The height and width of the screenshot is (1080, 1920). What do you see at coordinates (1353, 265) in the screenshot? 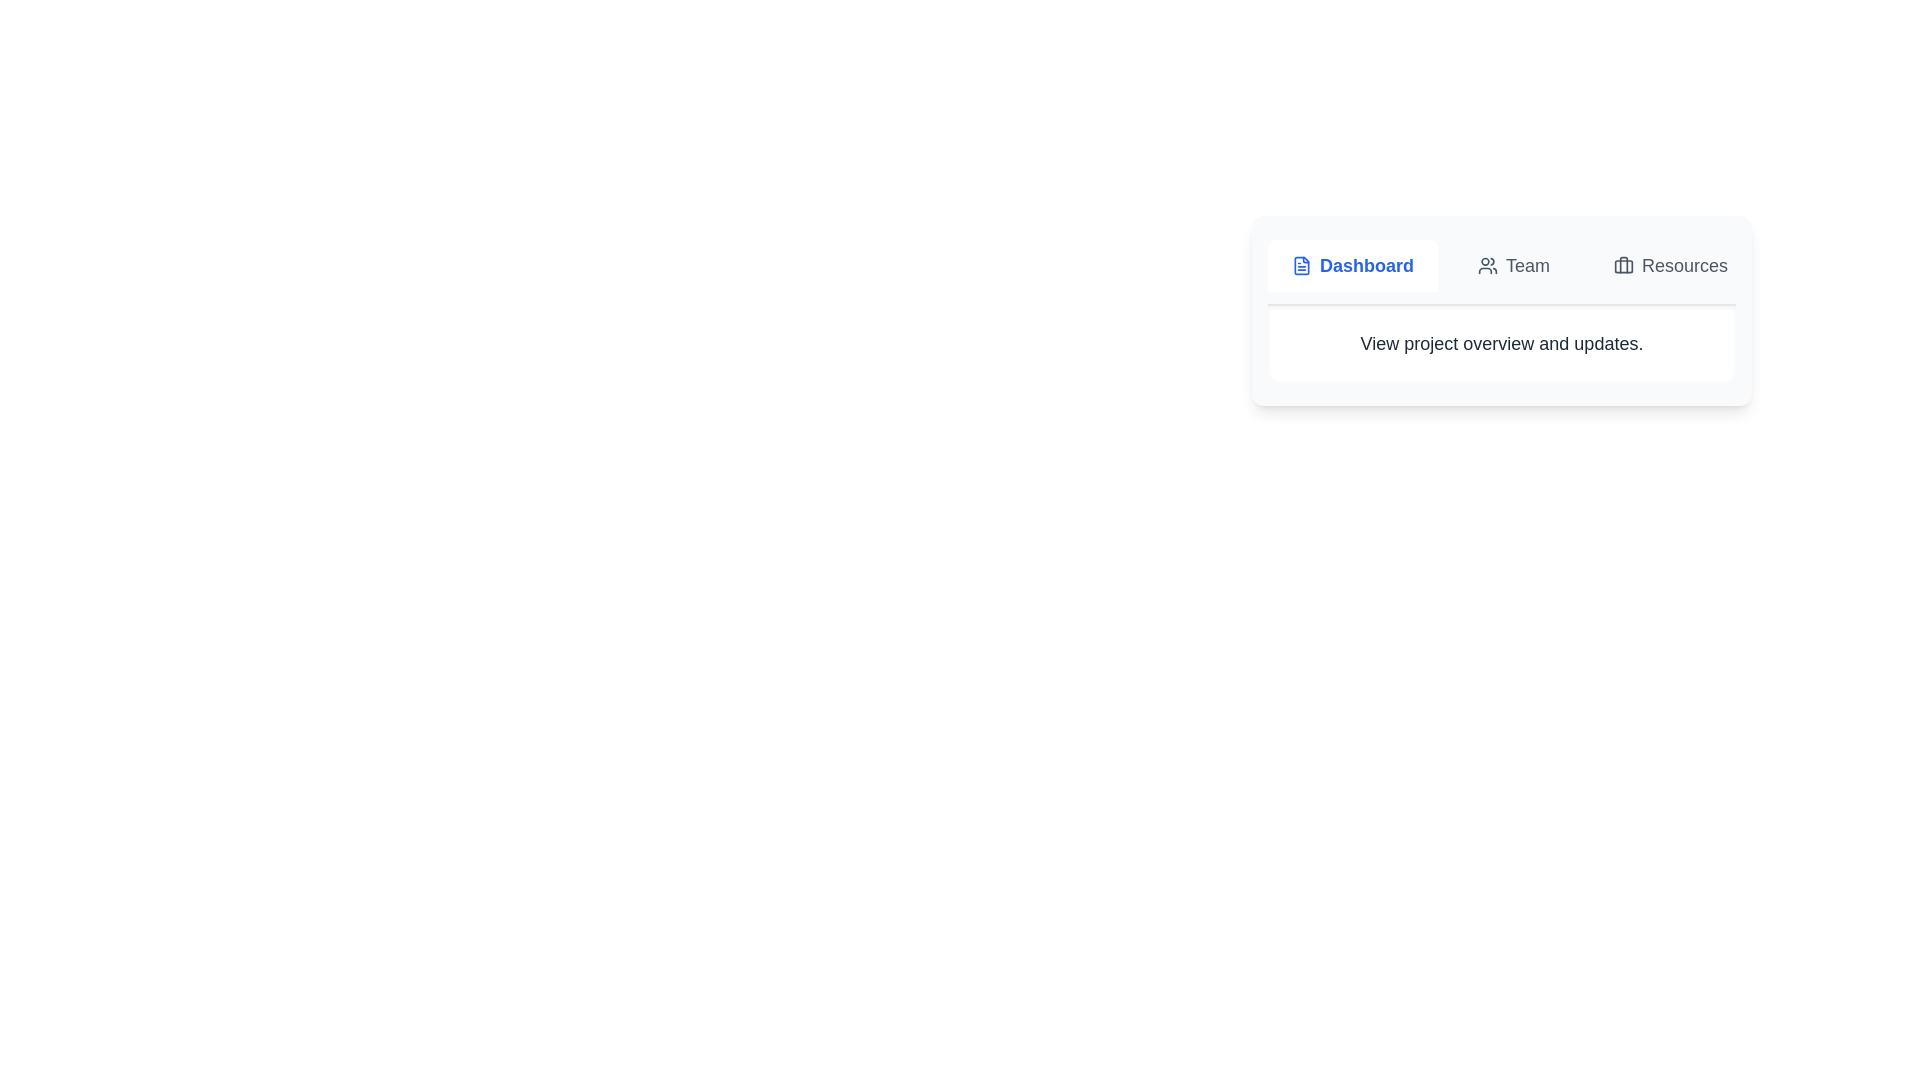
I see `the tab labeled 'Dashboard' to observe the hover effect` at bounding box center [1353, 265].